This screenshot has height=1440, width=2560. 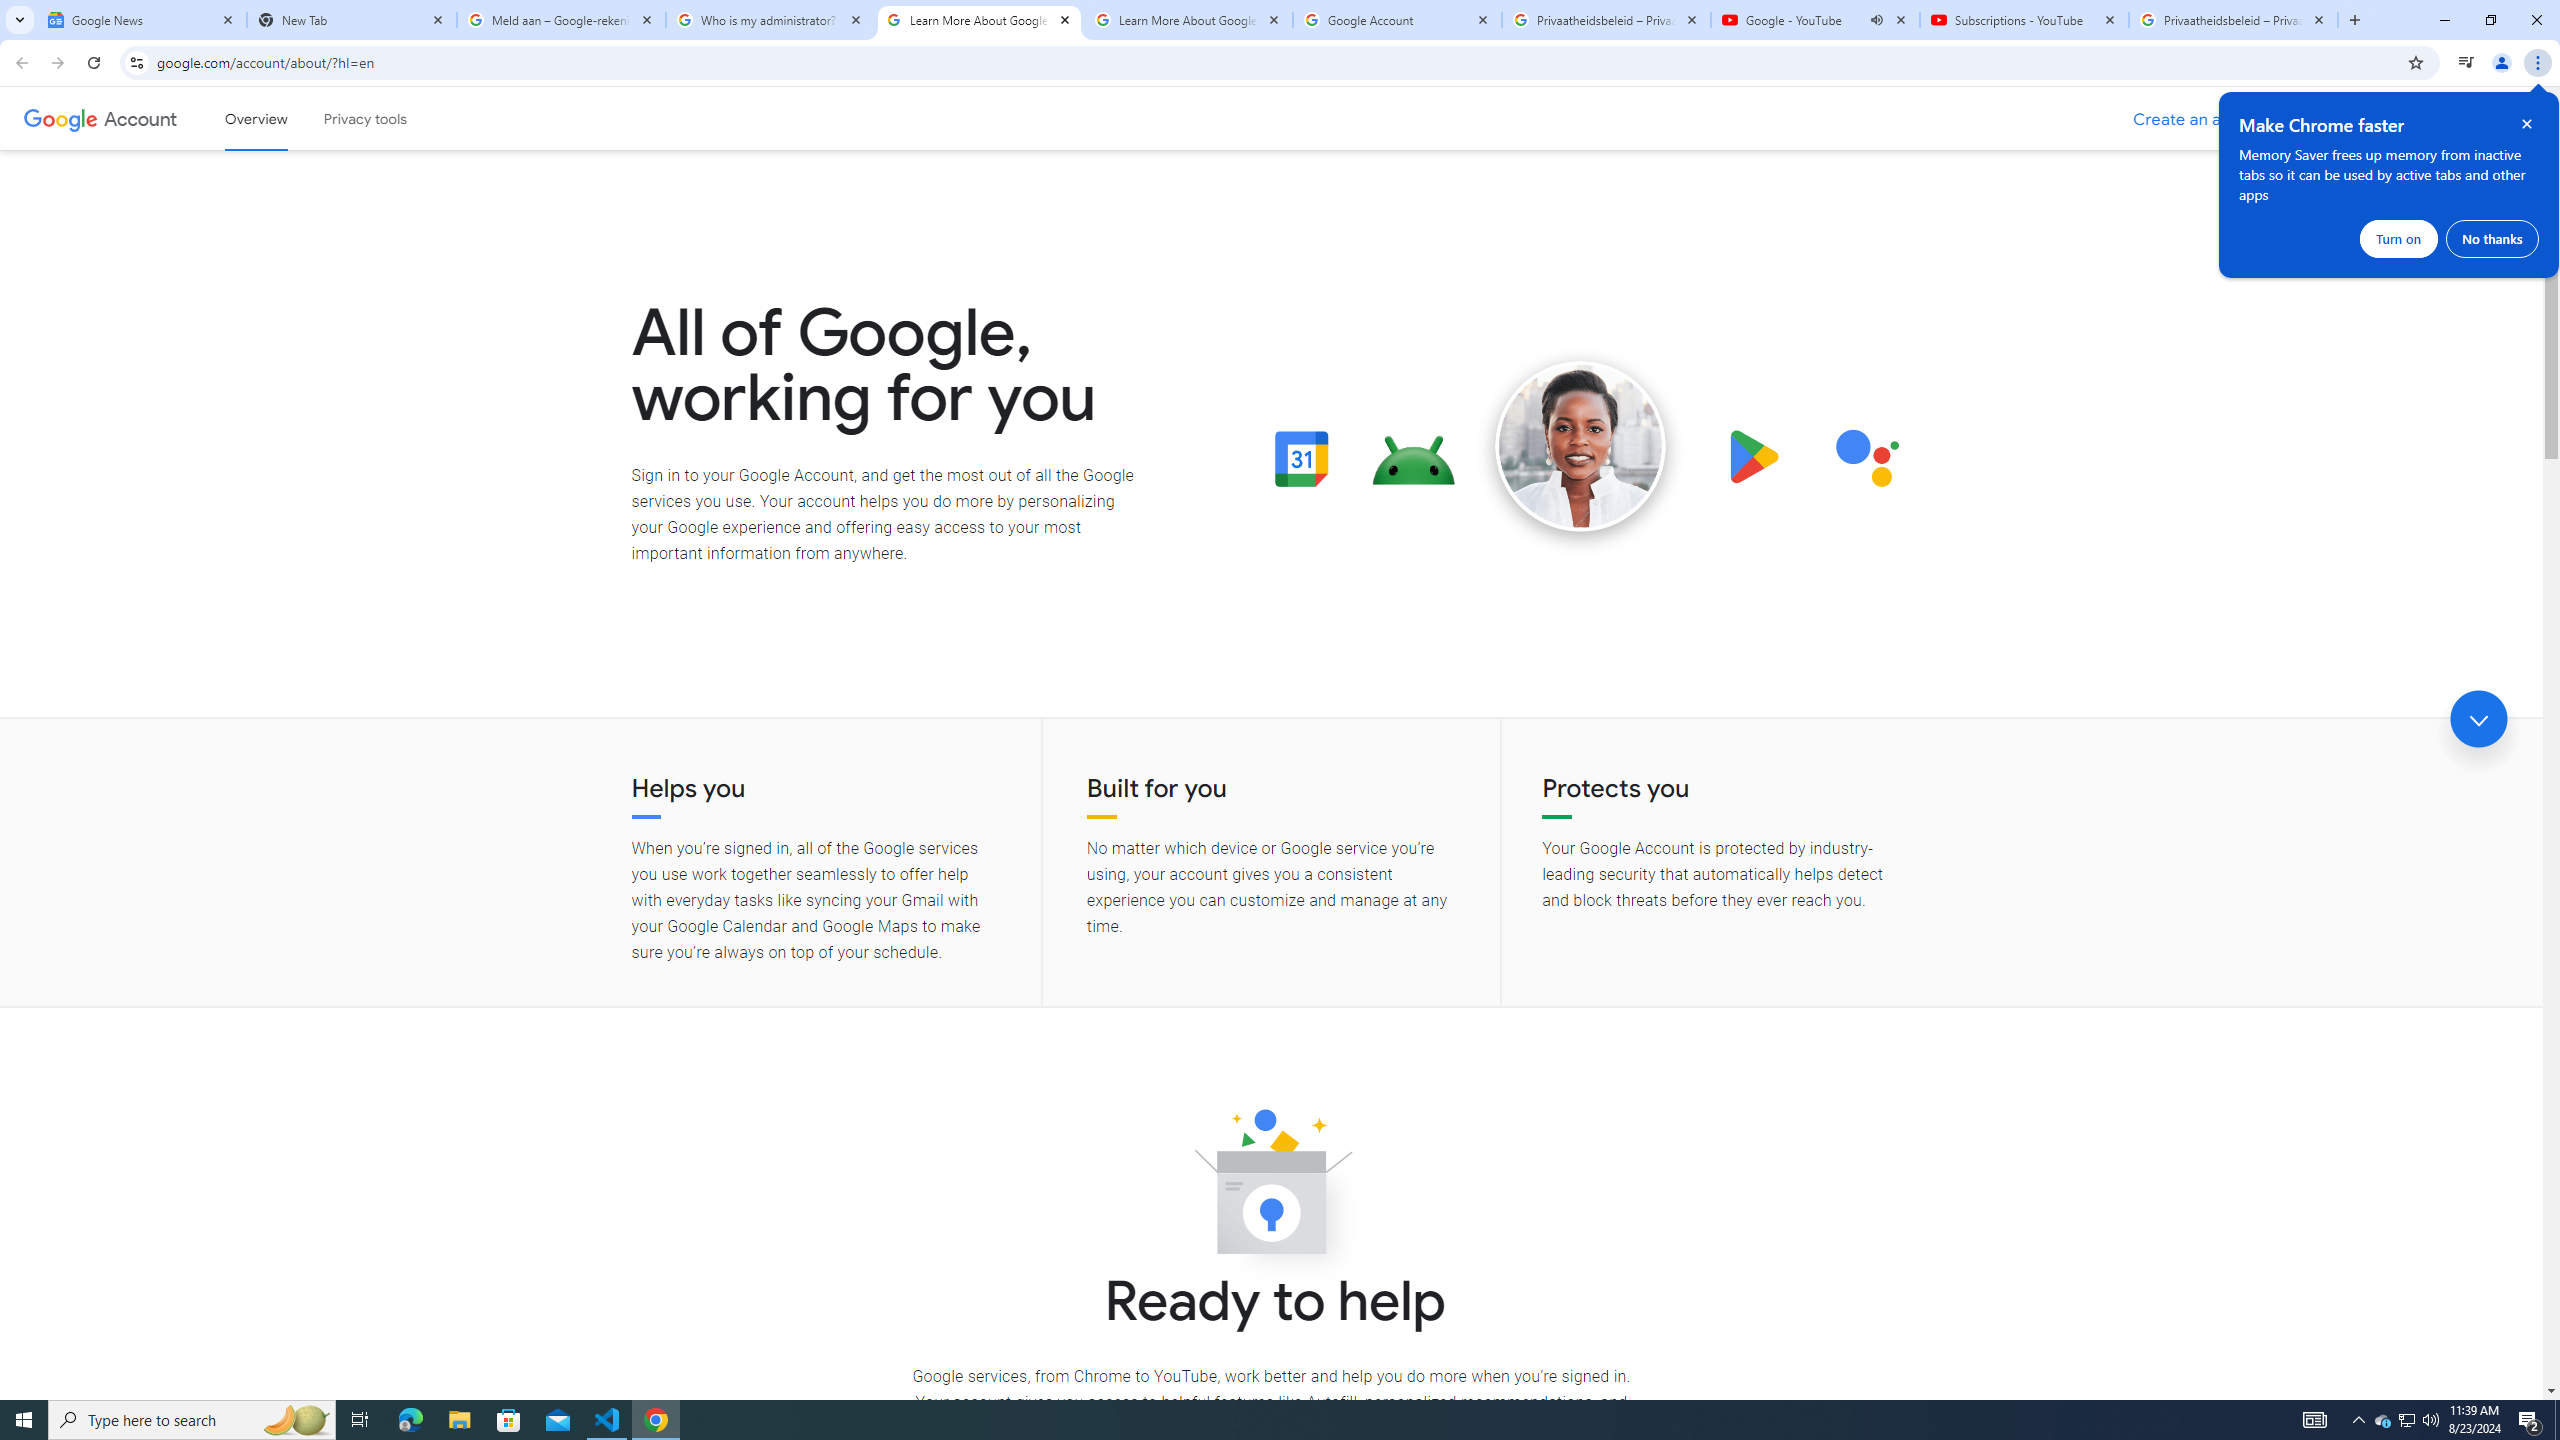 What do you see at coordinates (363, 118) in the screenshot?
I see `'Privacy tools'` at bounding box center [363, 118].